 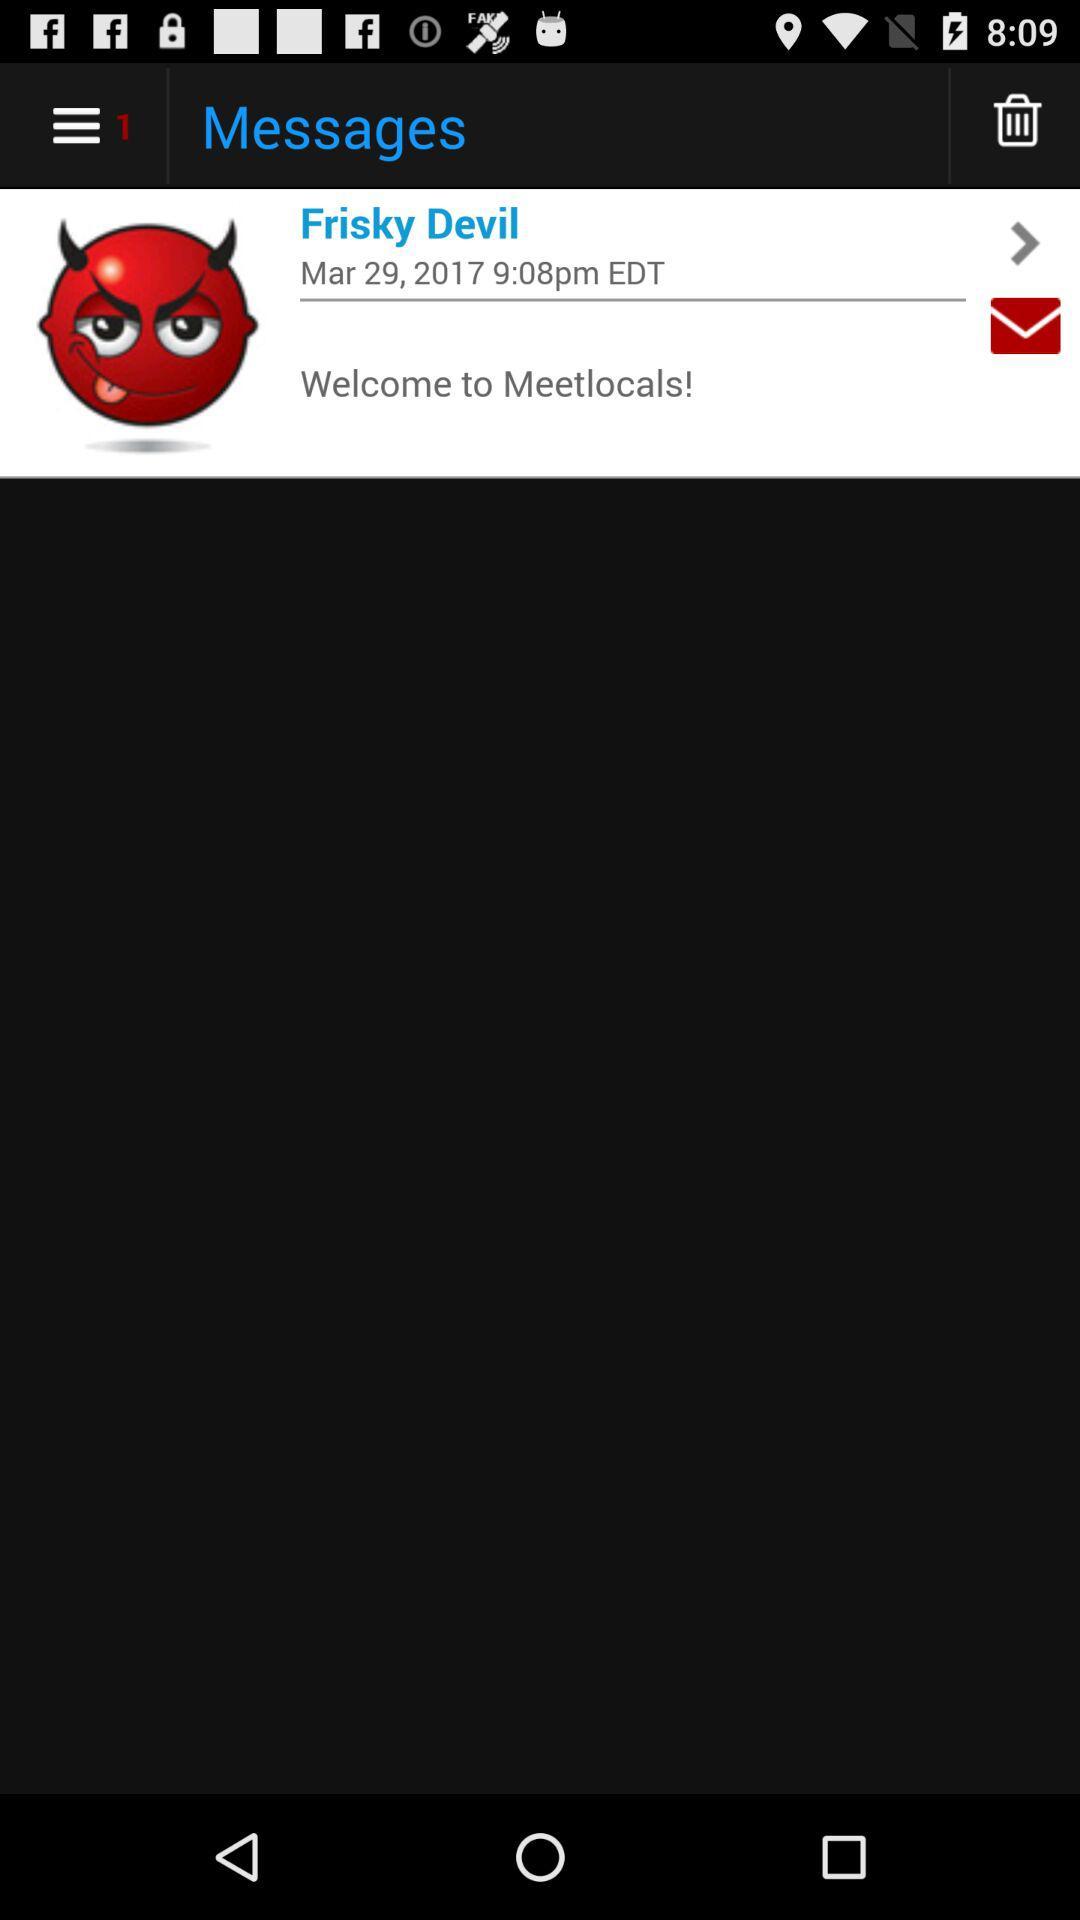 What do you see at coordinates (632, 381) in the screenshot?
I see `welcome to meetlocals` at bounding box center [632, 381].